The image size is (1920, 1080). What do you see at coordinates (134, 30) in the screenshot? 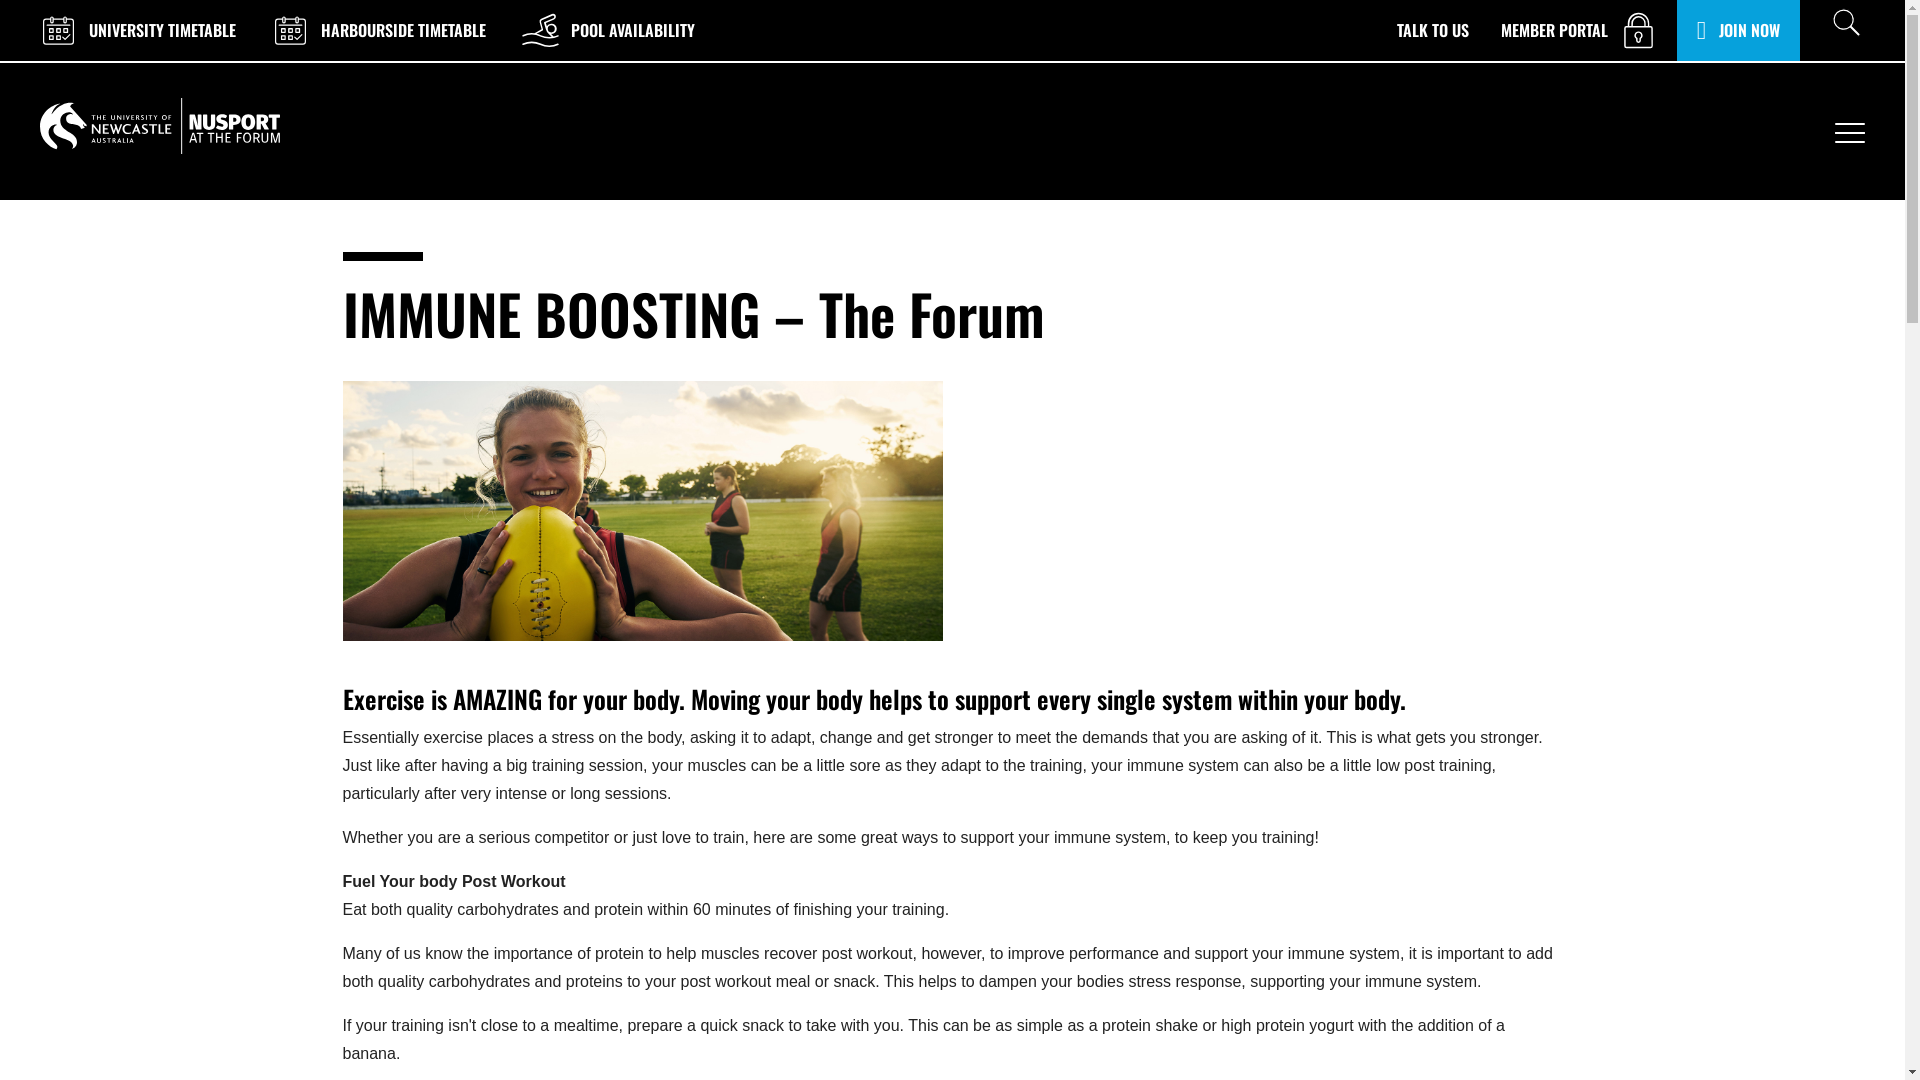
I see `'UNIVERSITY TIMETABLE'` at bounding box center [134, 30].